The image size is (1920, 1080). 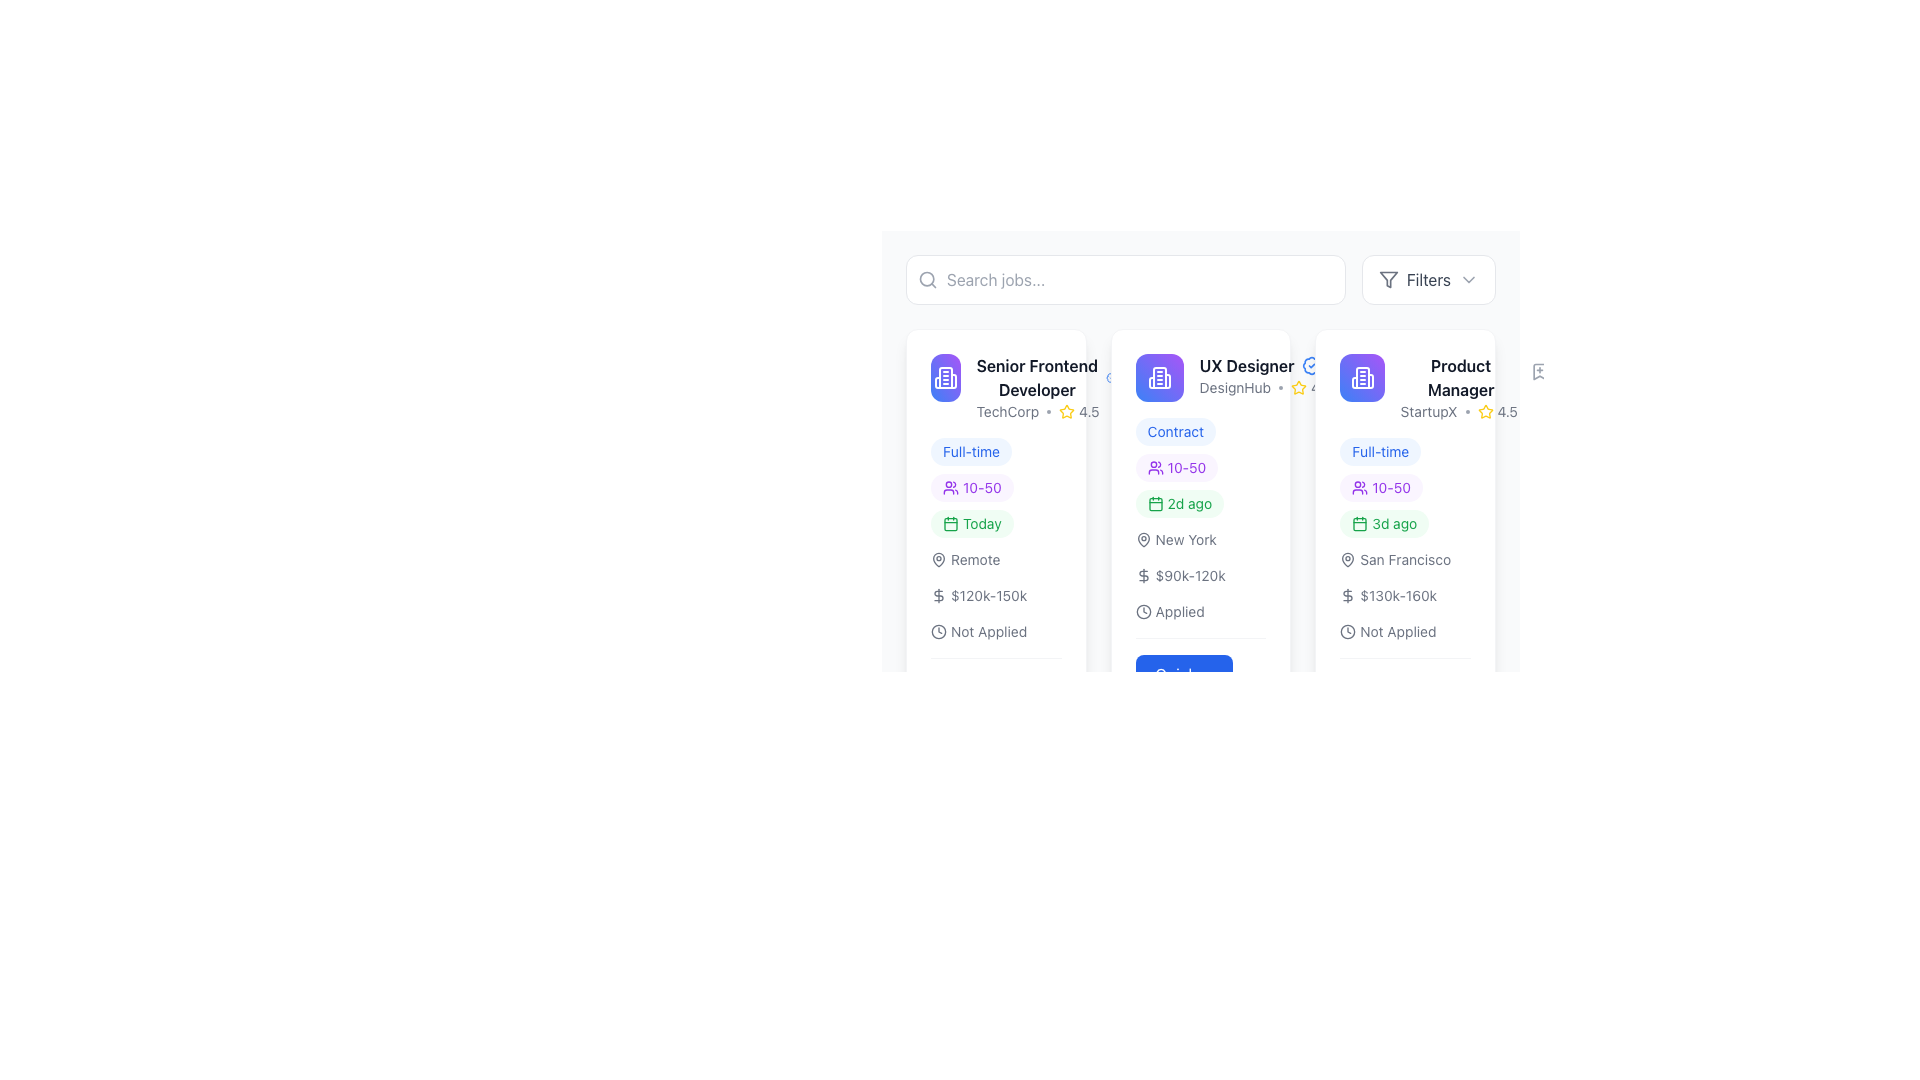 I want to click on the 'Remote' text with map pin icon element, located in the top-left corner of the job listing card for 'Senior Frontend Developer.', so click(x=965, y=559).